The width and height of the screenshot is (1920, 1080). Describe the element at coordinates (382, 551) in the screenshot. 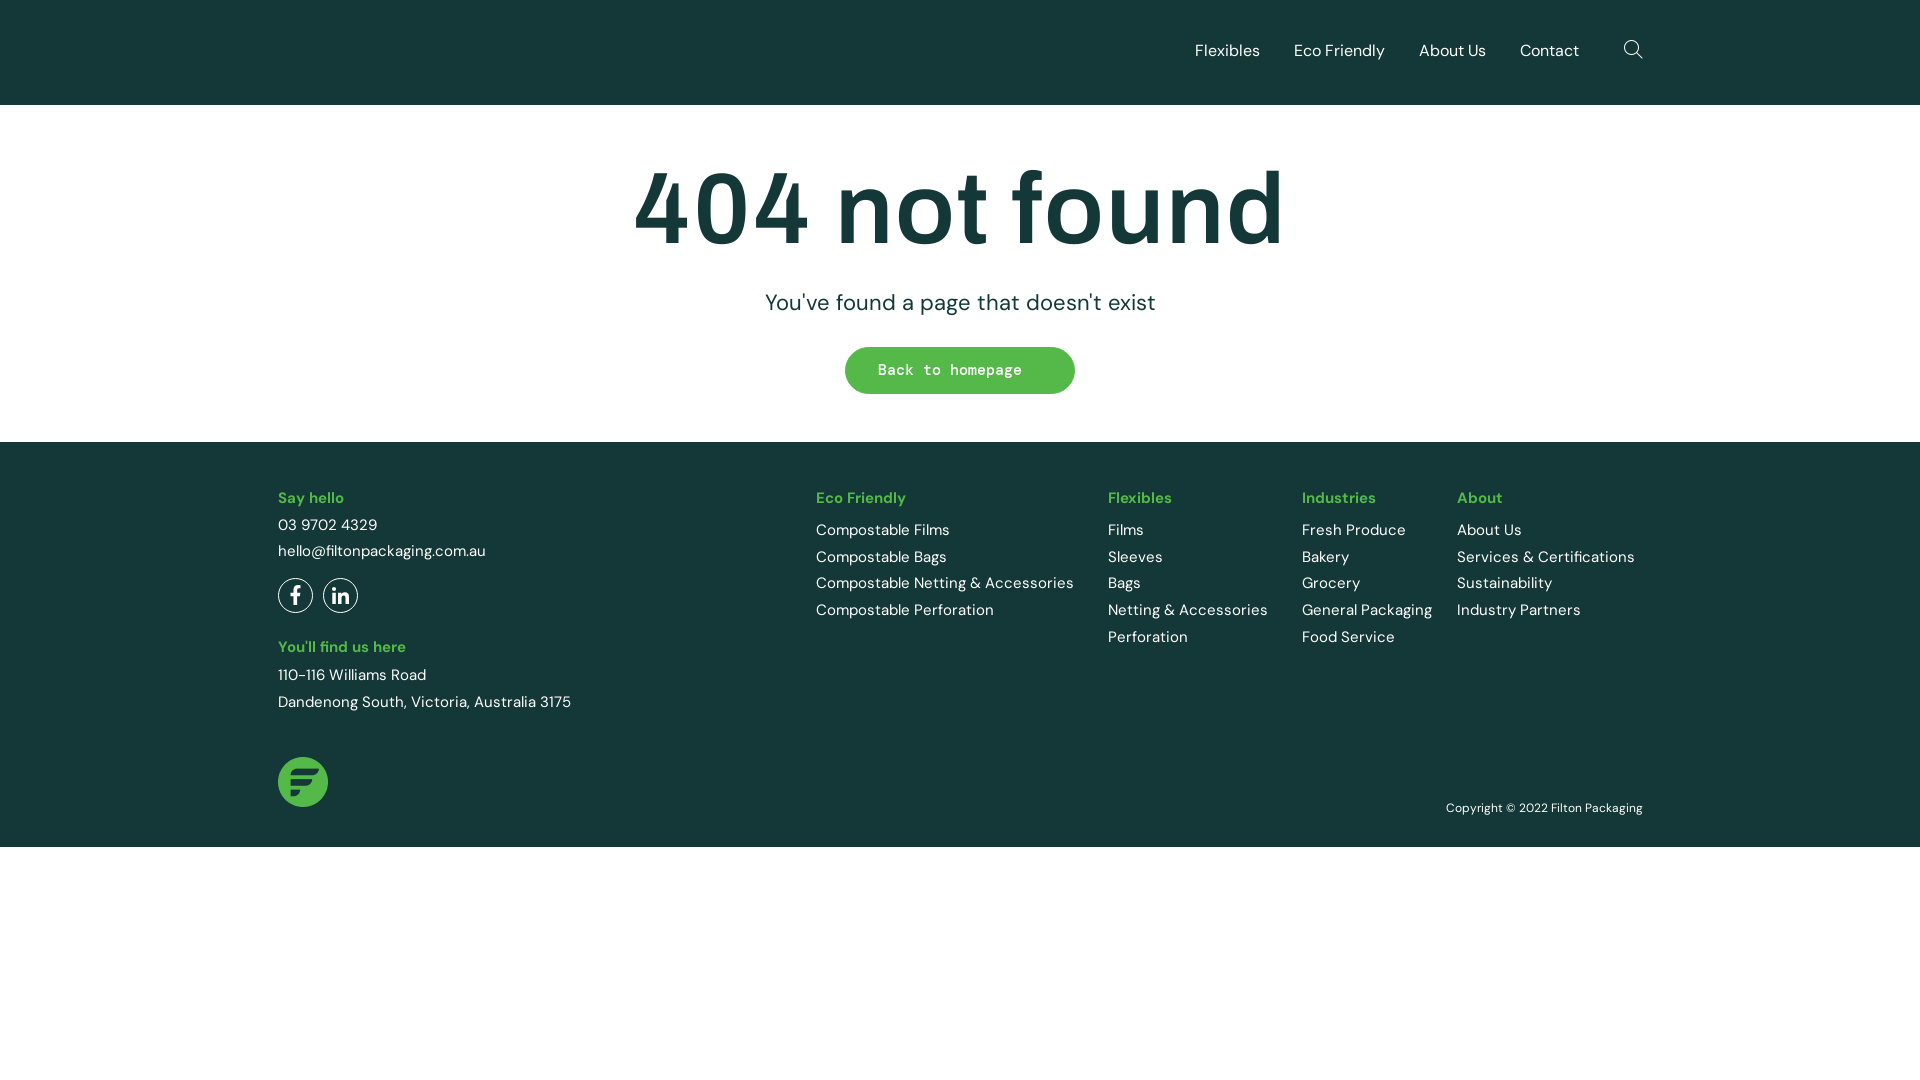

I see `'hello@filtonpackaging.com.au'` at that location.